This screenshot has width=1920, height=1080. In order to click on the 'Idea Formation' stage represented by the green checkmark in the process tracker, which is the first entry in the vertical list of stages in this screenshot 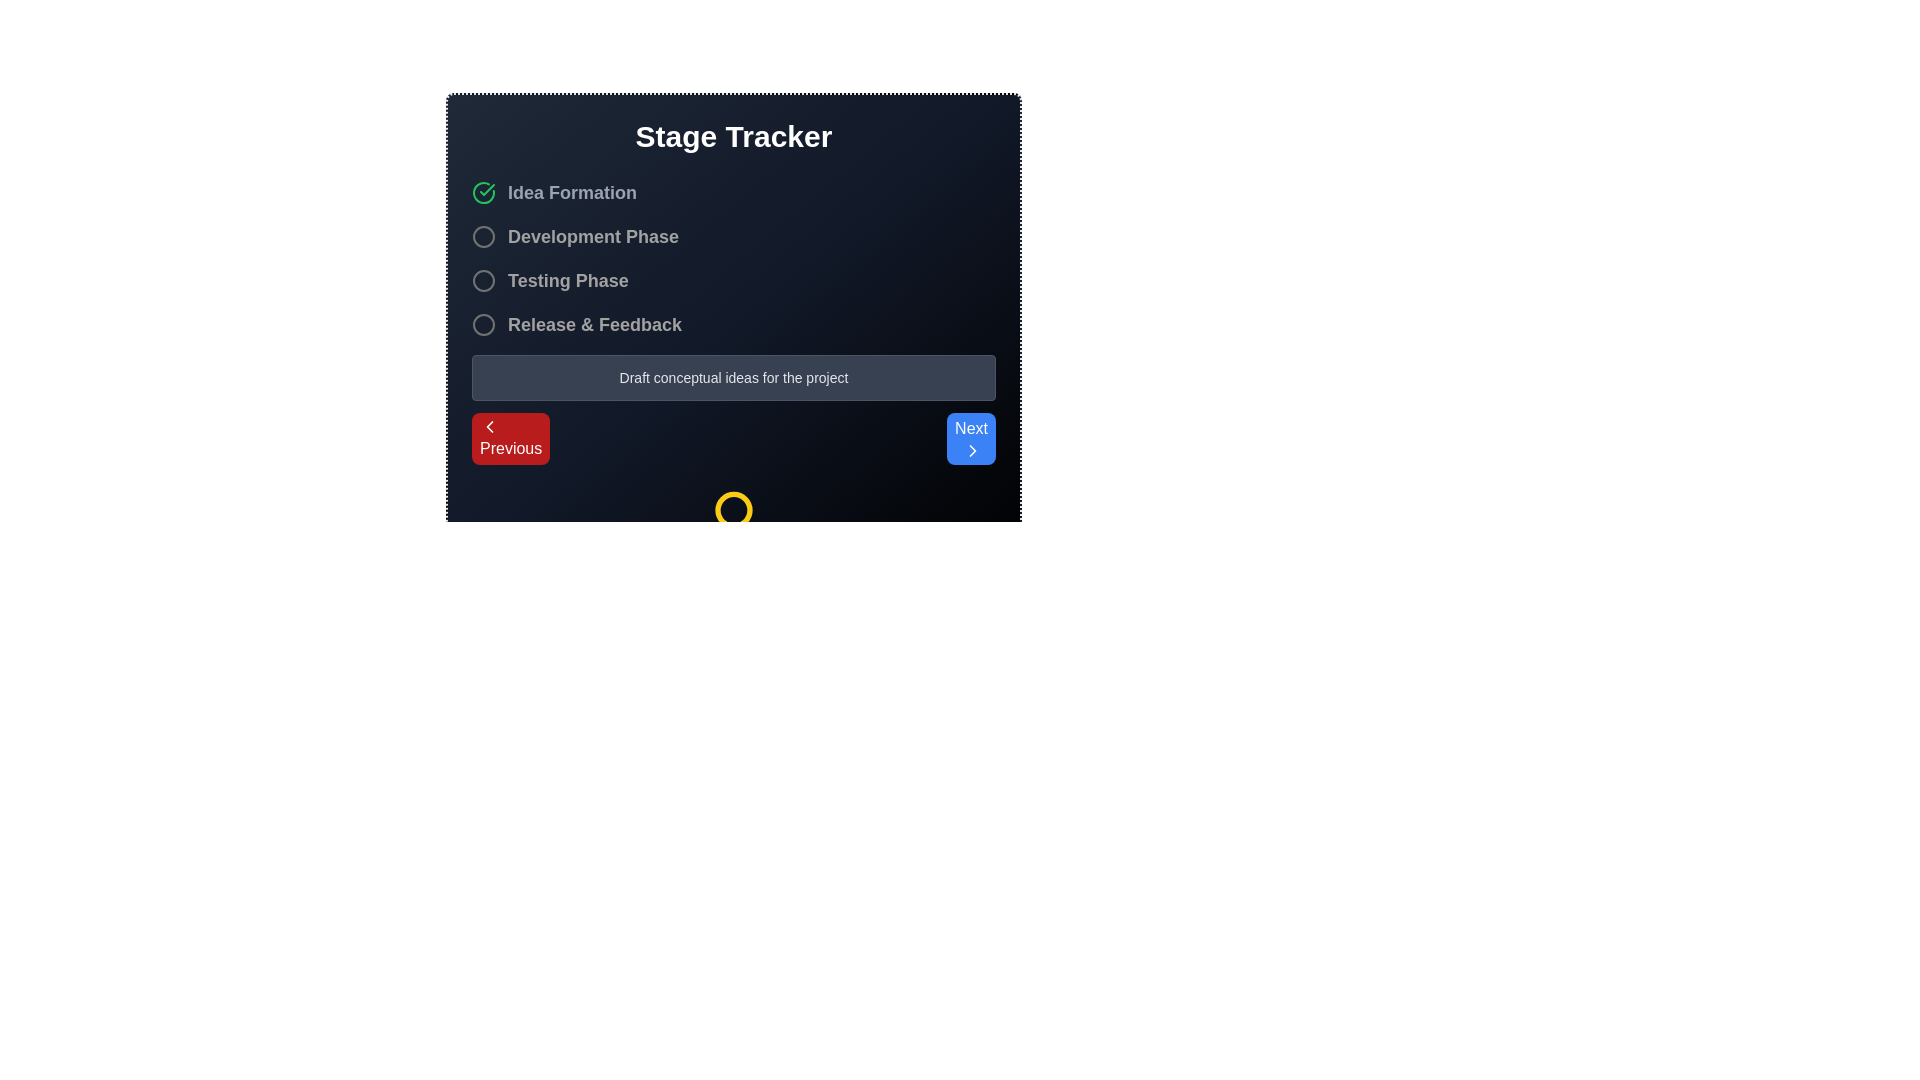, I will do `click(733, 192)`.